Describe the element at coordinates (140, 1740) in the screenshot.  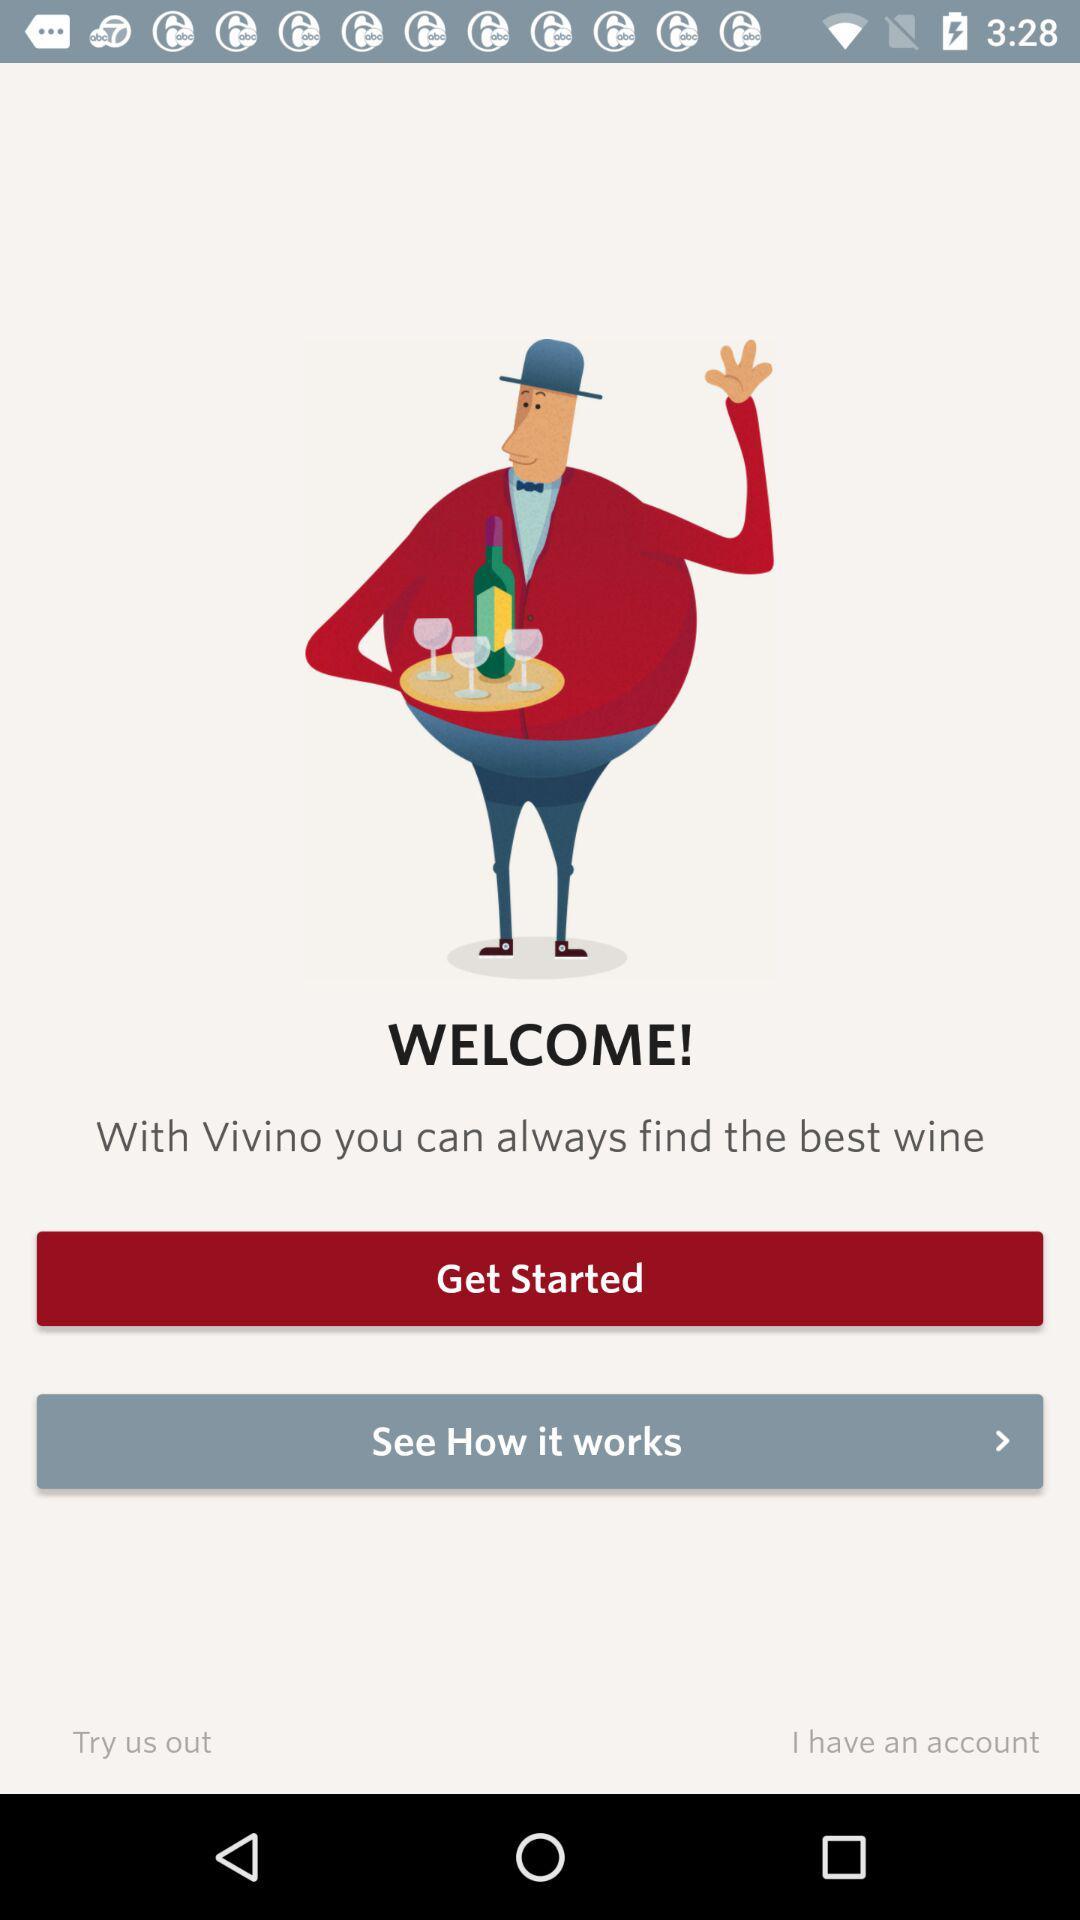
I see `icon below see how it` at that location.